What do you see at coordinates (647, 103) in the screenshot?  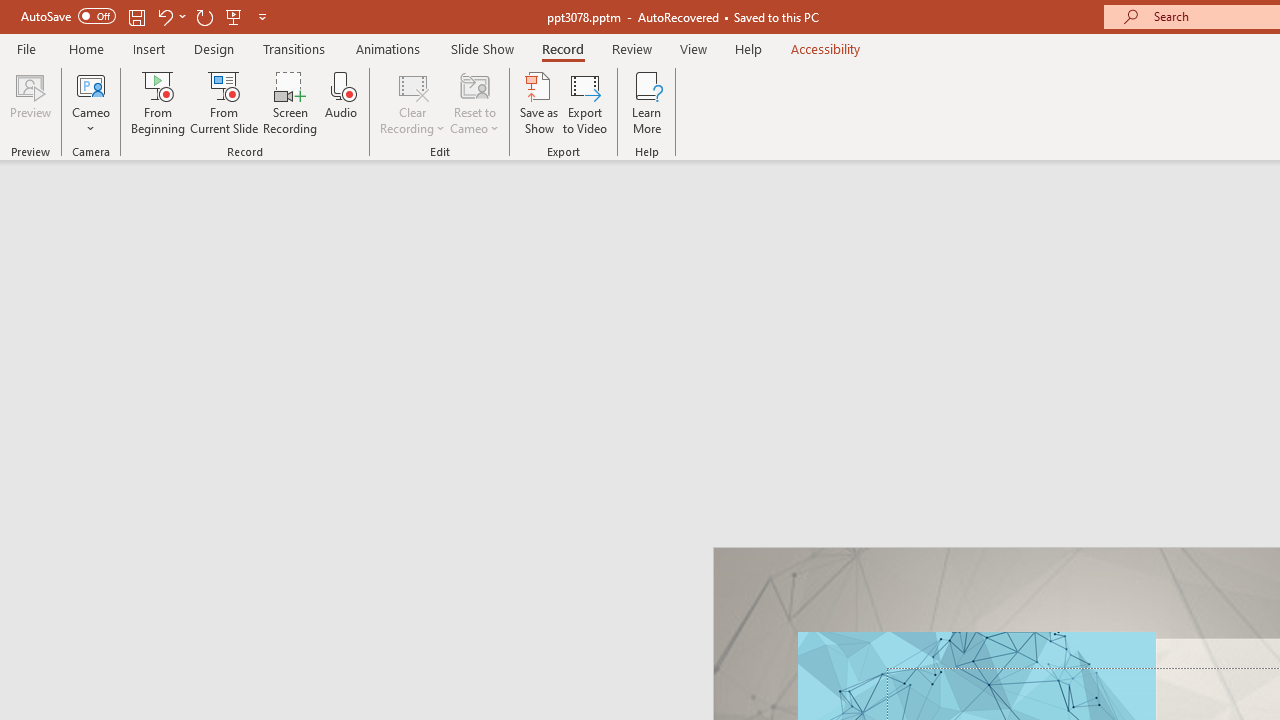 I see `'Learn More'` at bounding box center [647, 103].